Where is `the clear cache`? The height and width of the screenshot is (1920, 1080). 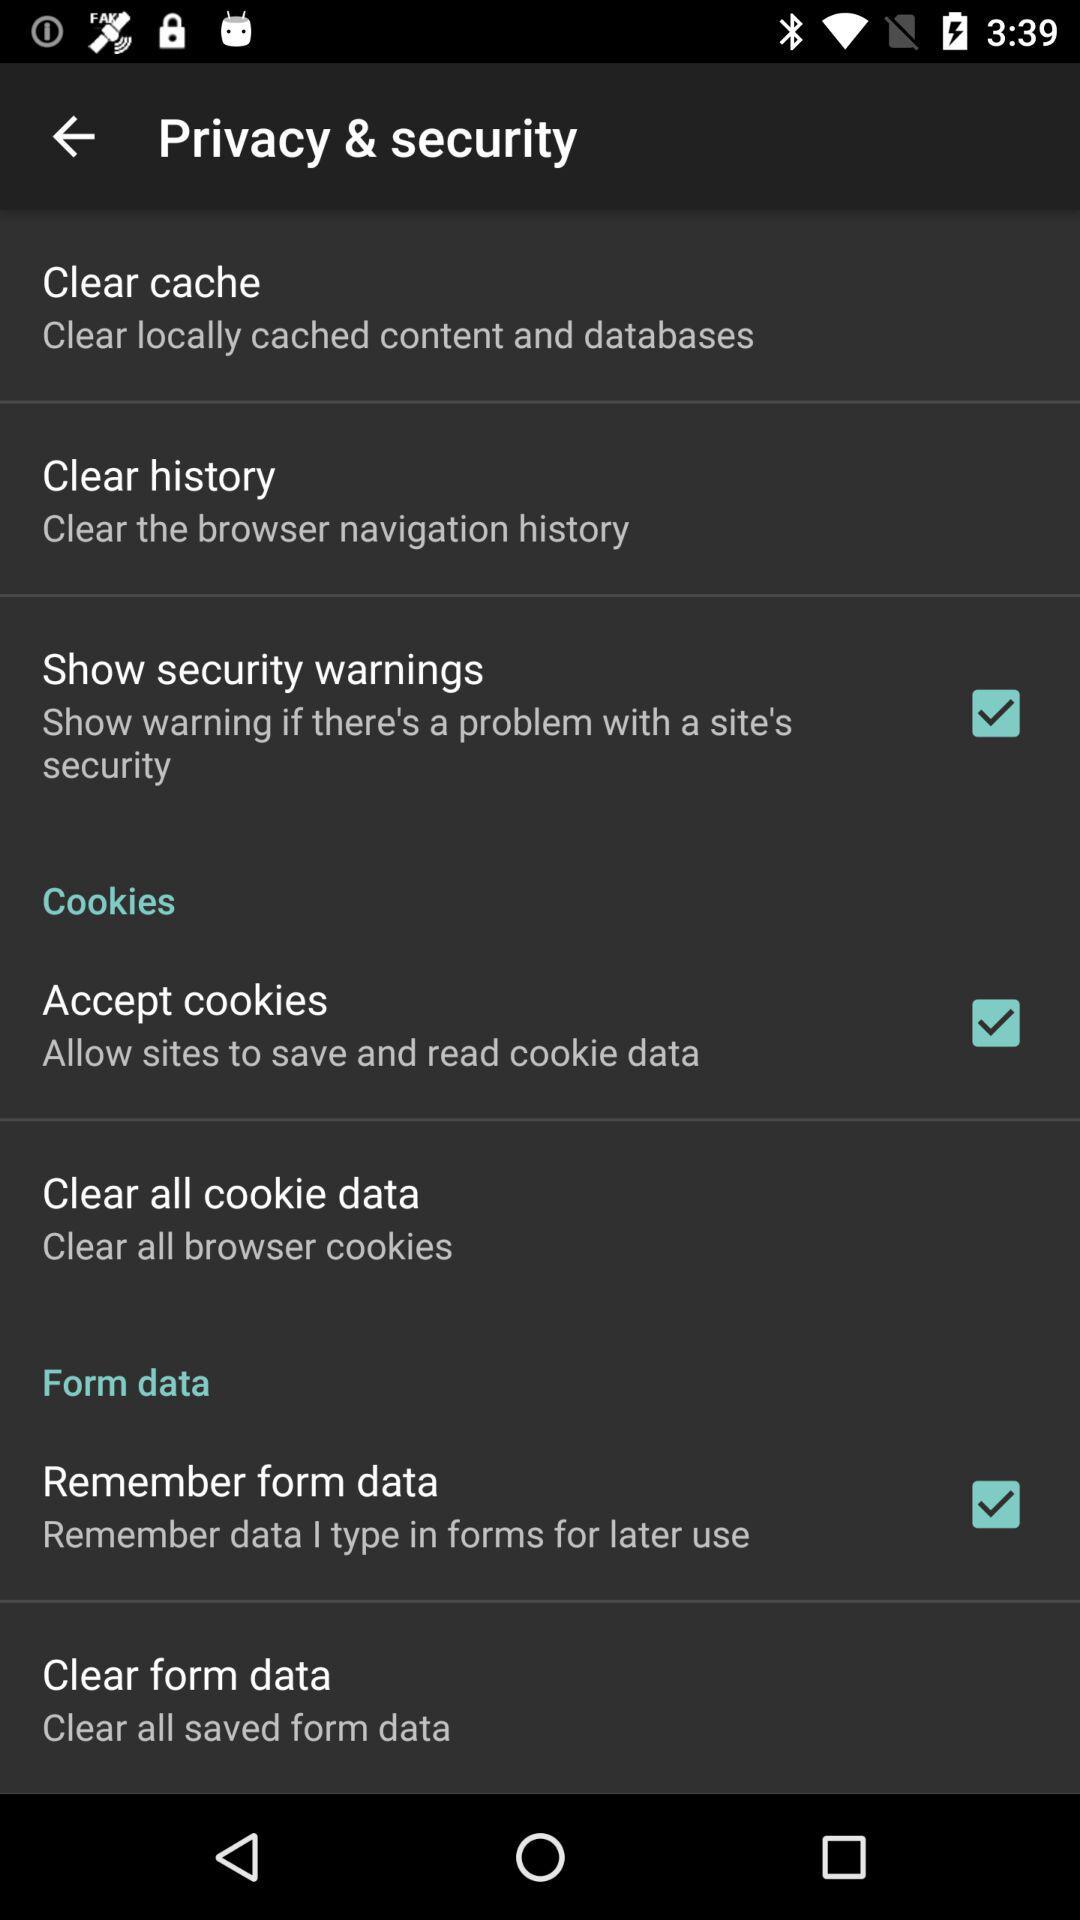 the clear cache is located at coordinates (150, 279).